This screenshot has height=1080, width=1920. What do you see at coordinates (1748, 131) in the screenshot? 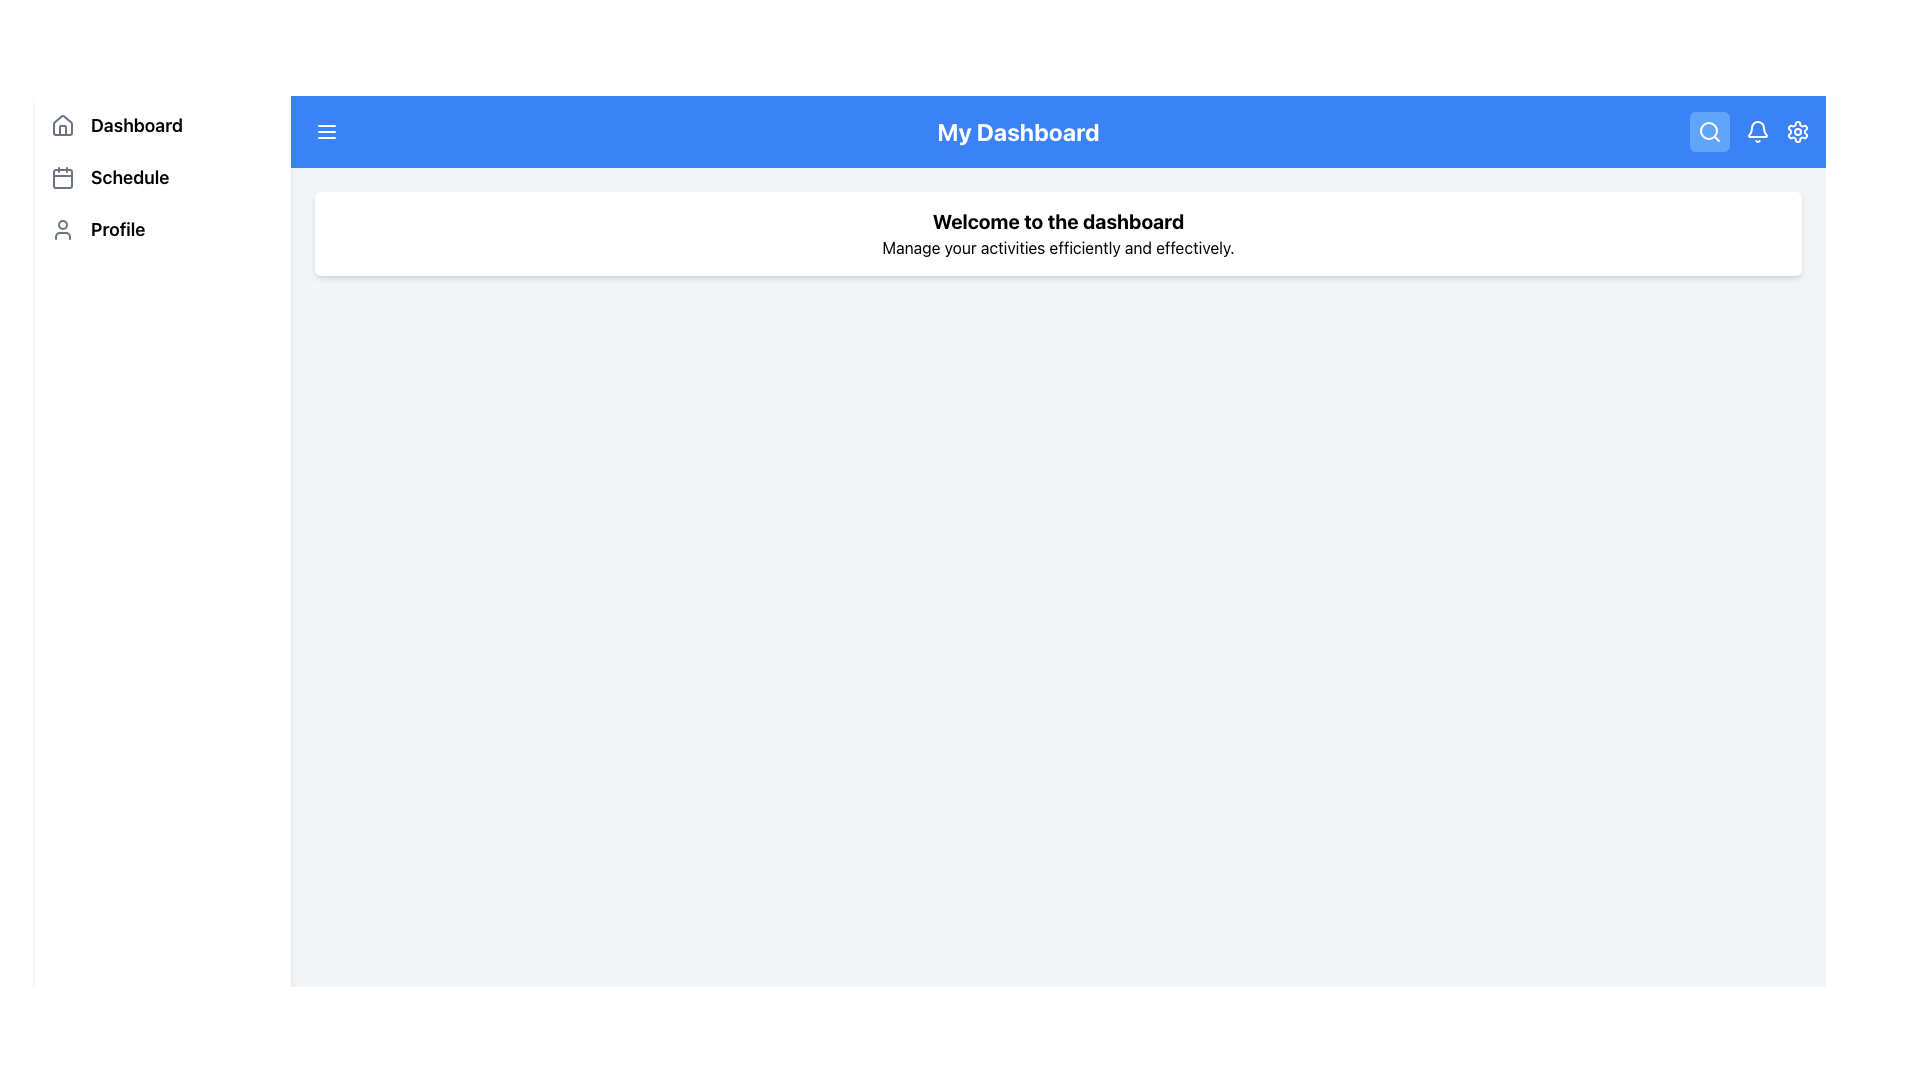
I see `the notification bell icon located at the top-right corner of 'My Dashboard'` at bounding box center [1748, 131].